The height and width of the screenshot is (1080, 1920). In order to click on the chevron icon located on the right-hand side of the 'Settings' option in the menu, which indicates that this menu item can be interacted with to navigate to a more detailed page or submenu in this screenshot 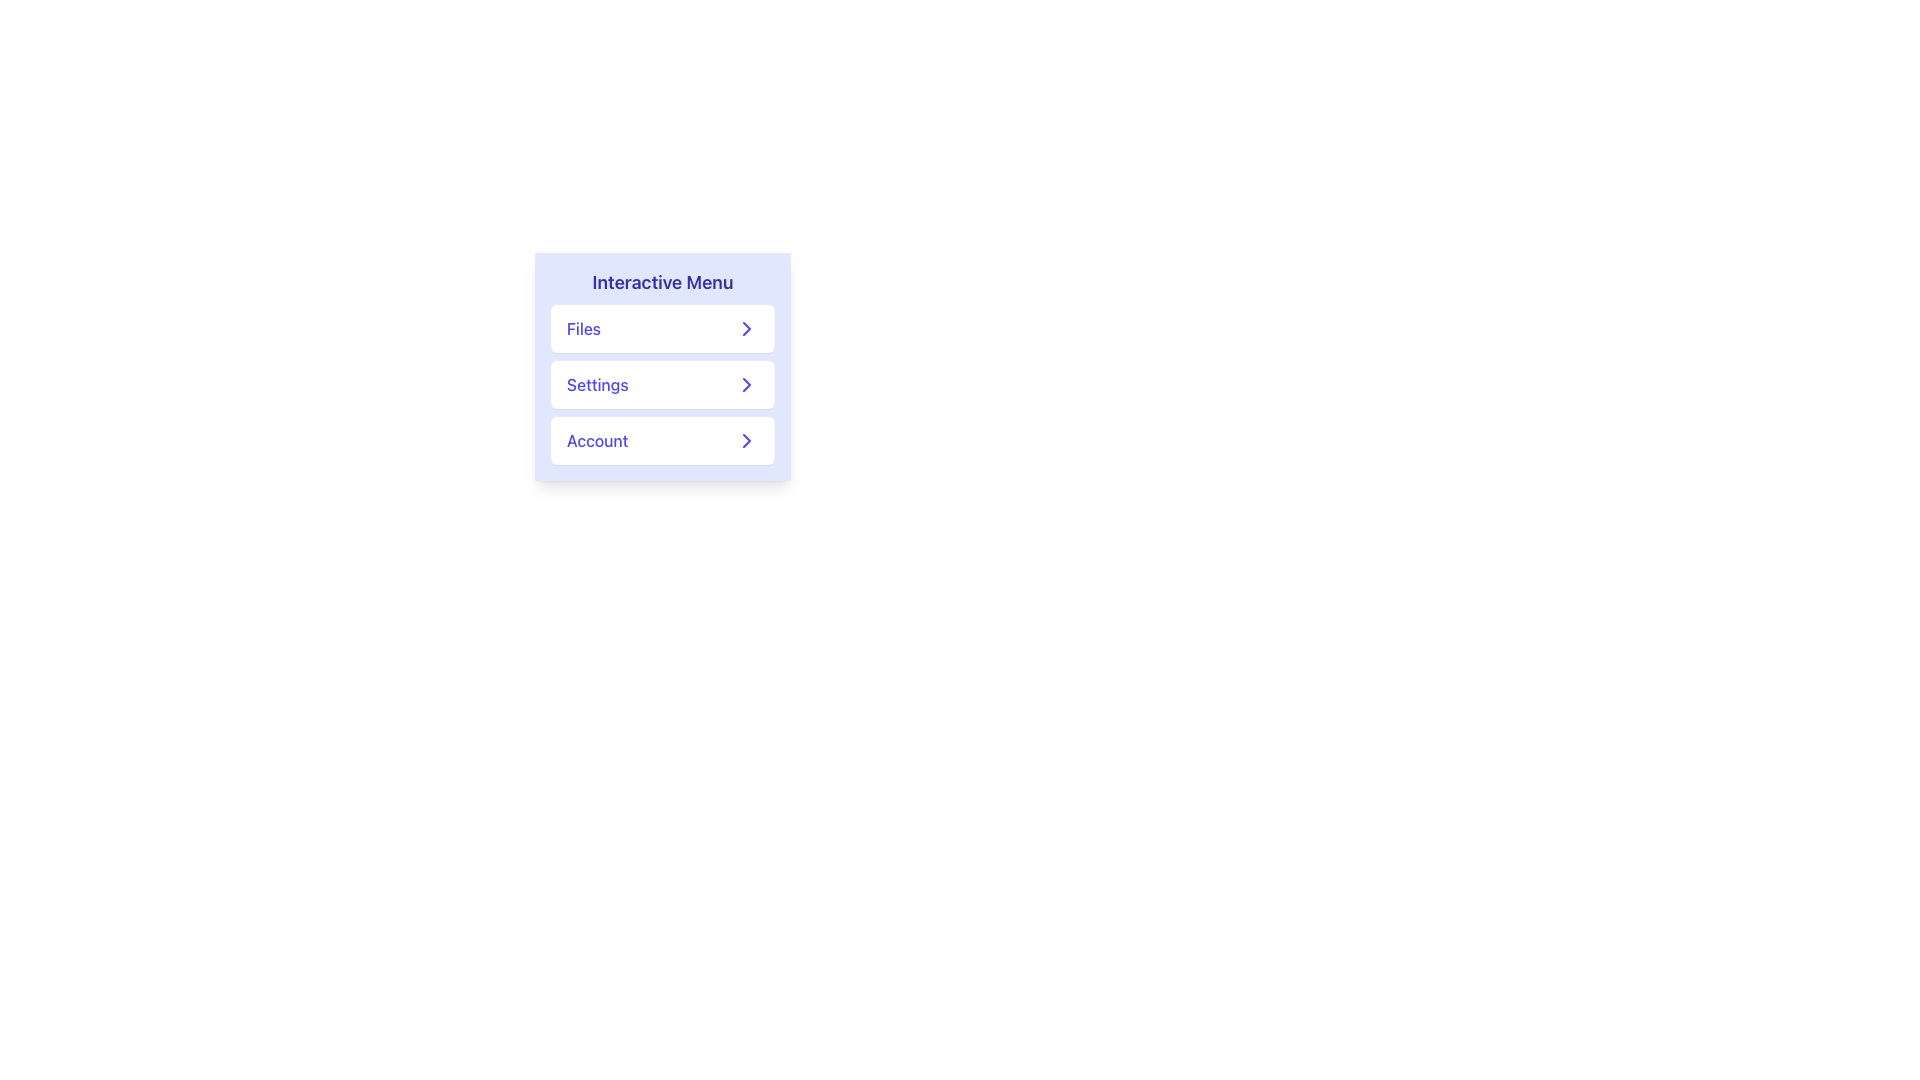, I will do `click(746, 385)`.